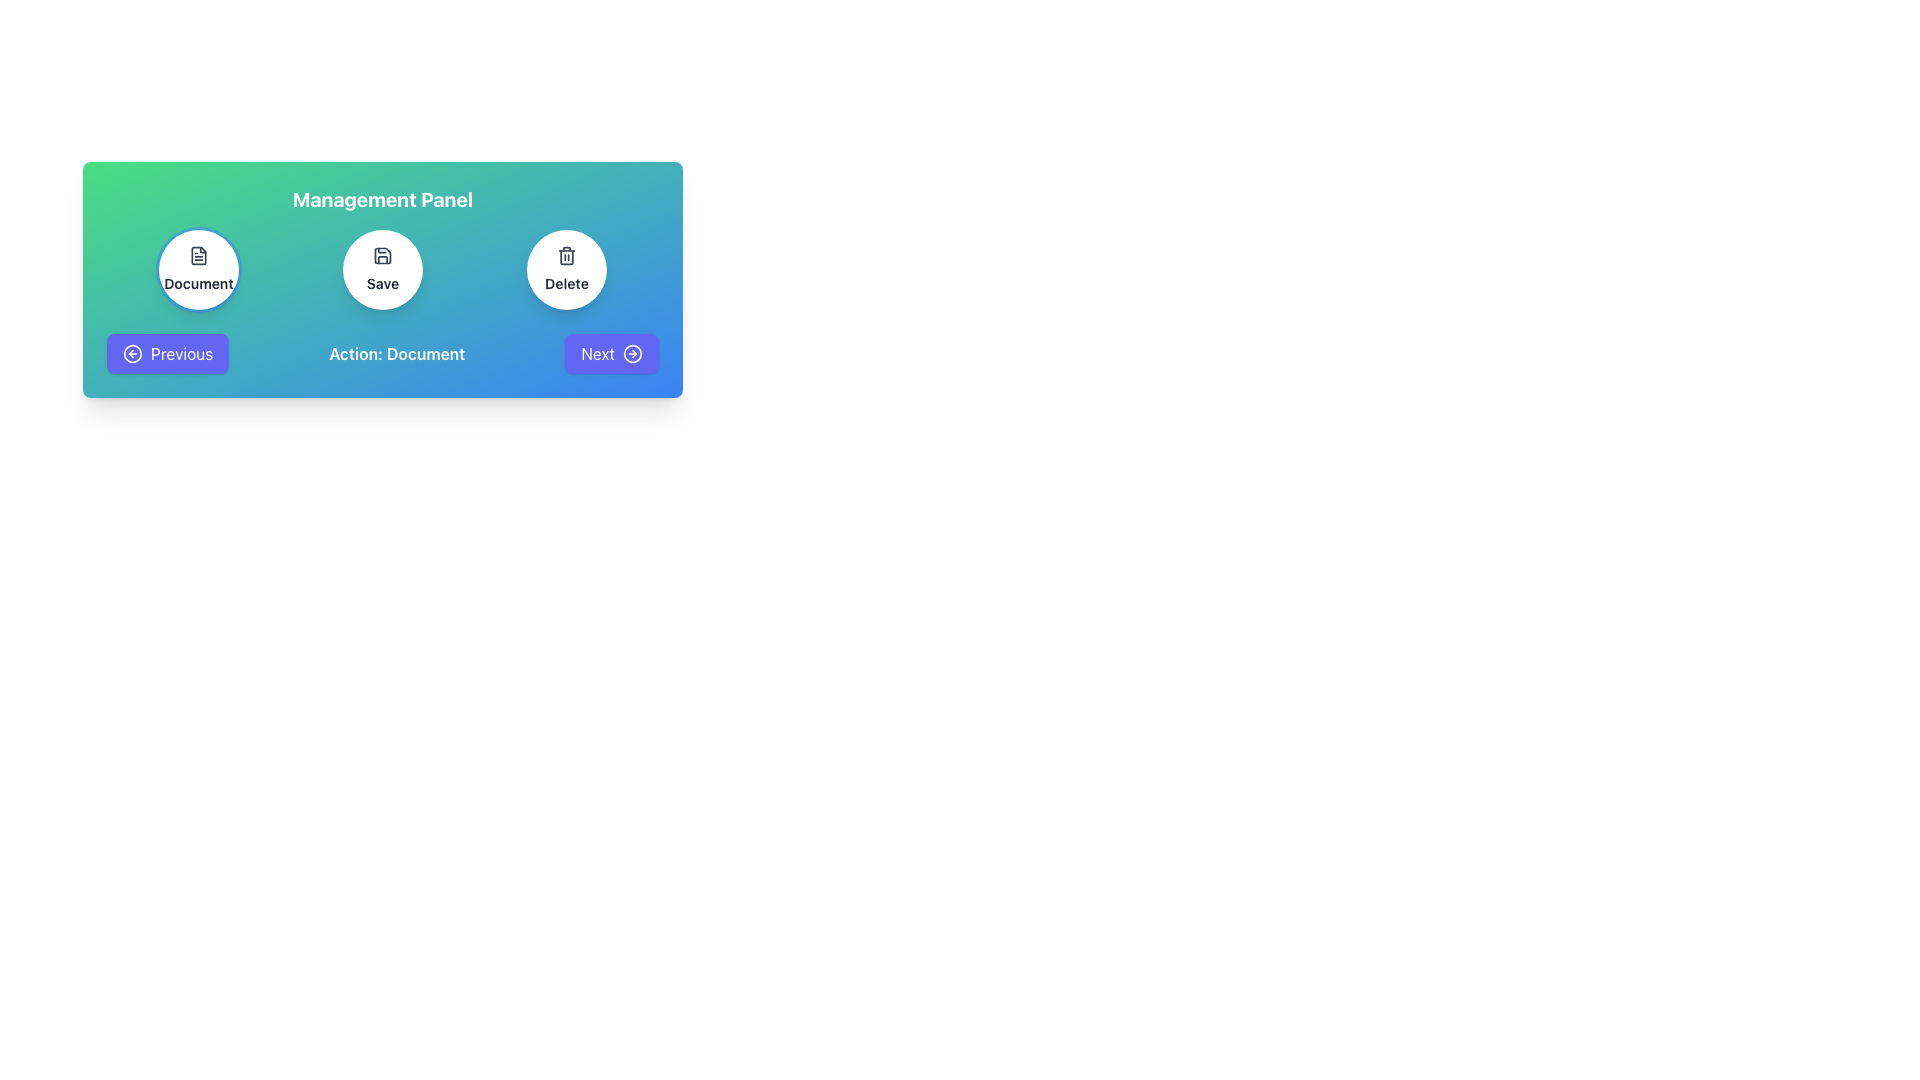 The image size is (1920, 1080). What do you see at coordinates (383, 270) in the screenshot?
I see `the circular 'Save' button located in the Management Panel, which is positioned between the title and the navigation buttons` at bounding box center [383, 270].